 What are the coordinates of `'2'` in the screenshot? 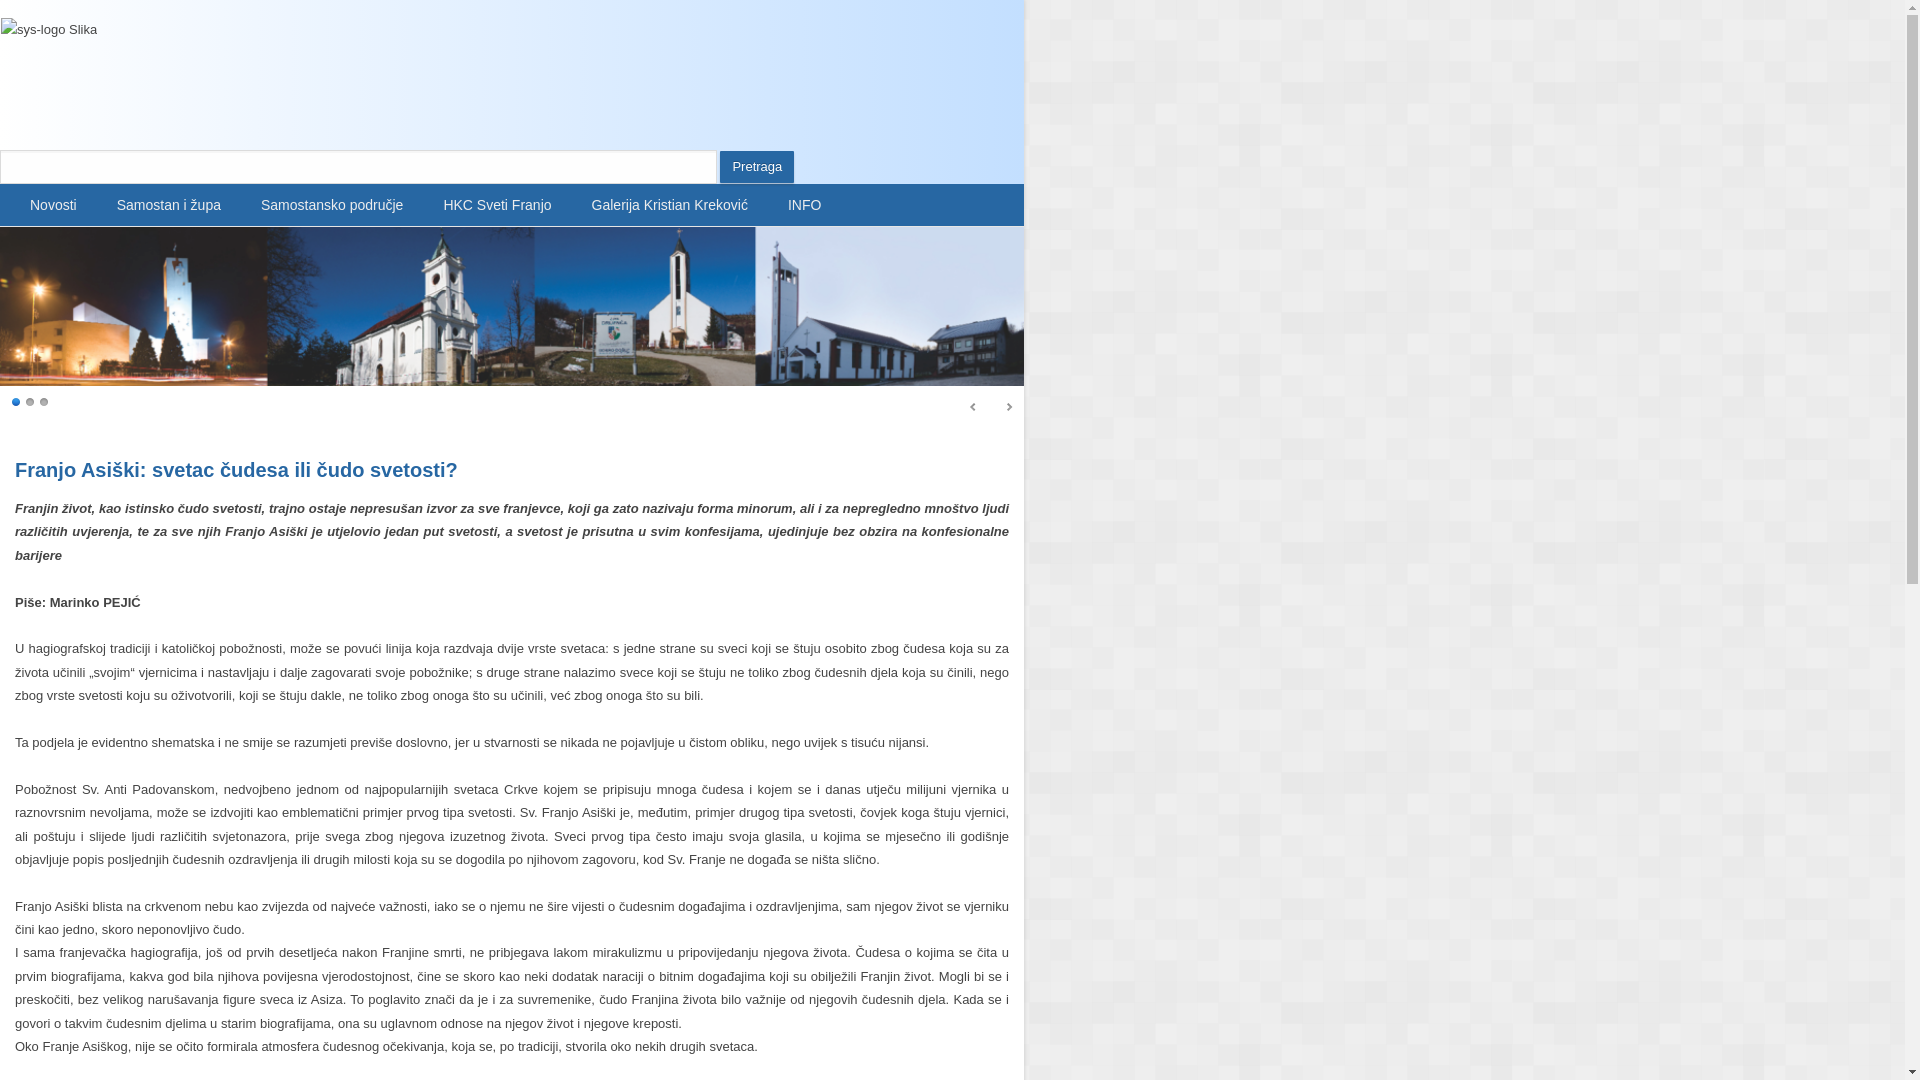 It's located at (30, 401).